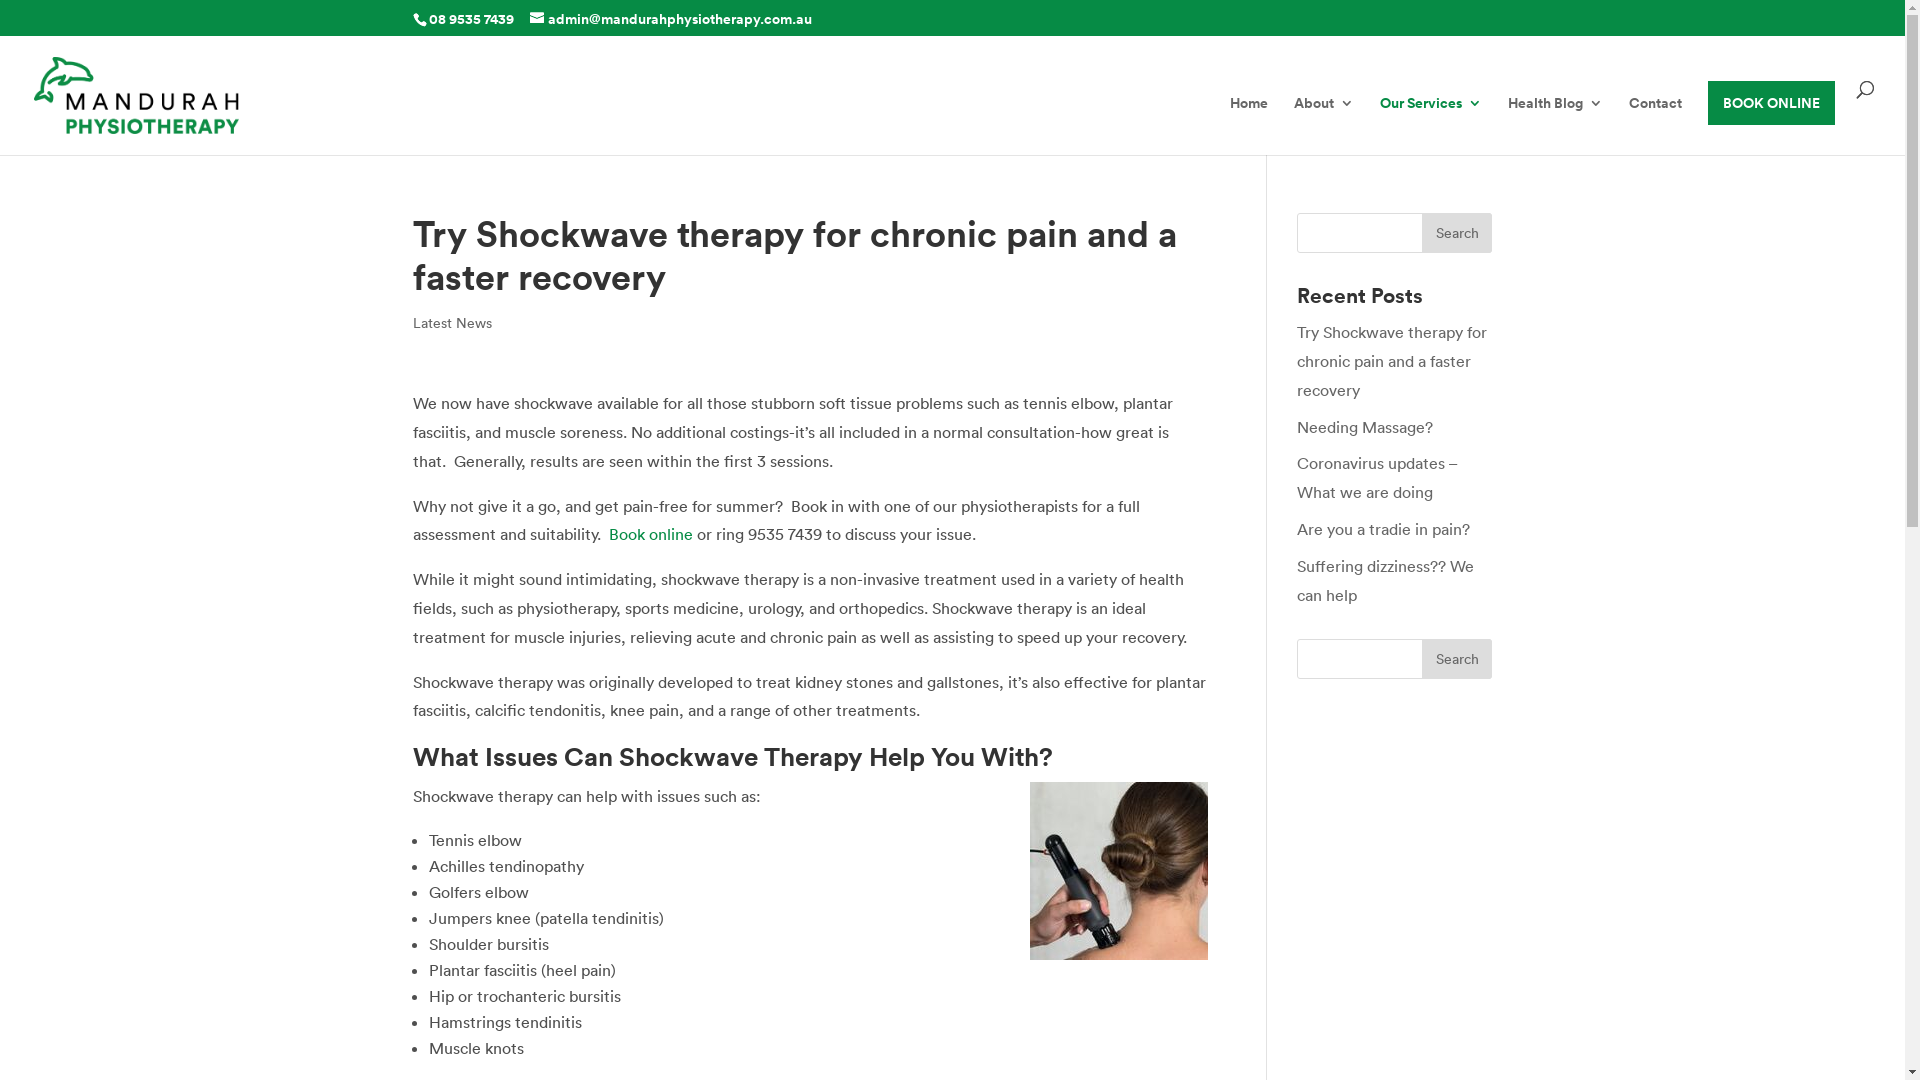 This screenshot has width=1920, height=1080. What do you see at coordinates (1457, 231) in the screenshot?
I see `'Search'` at bounding box center [1457, 231].